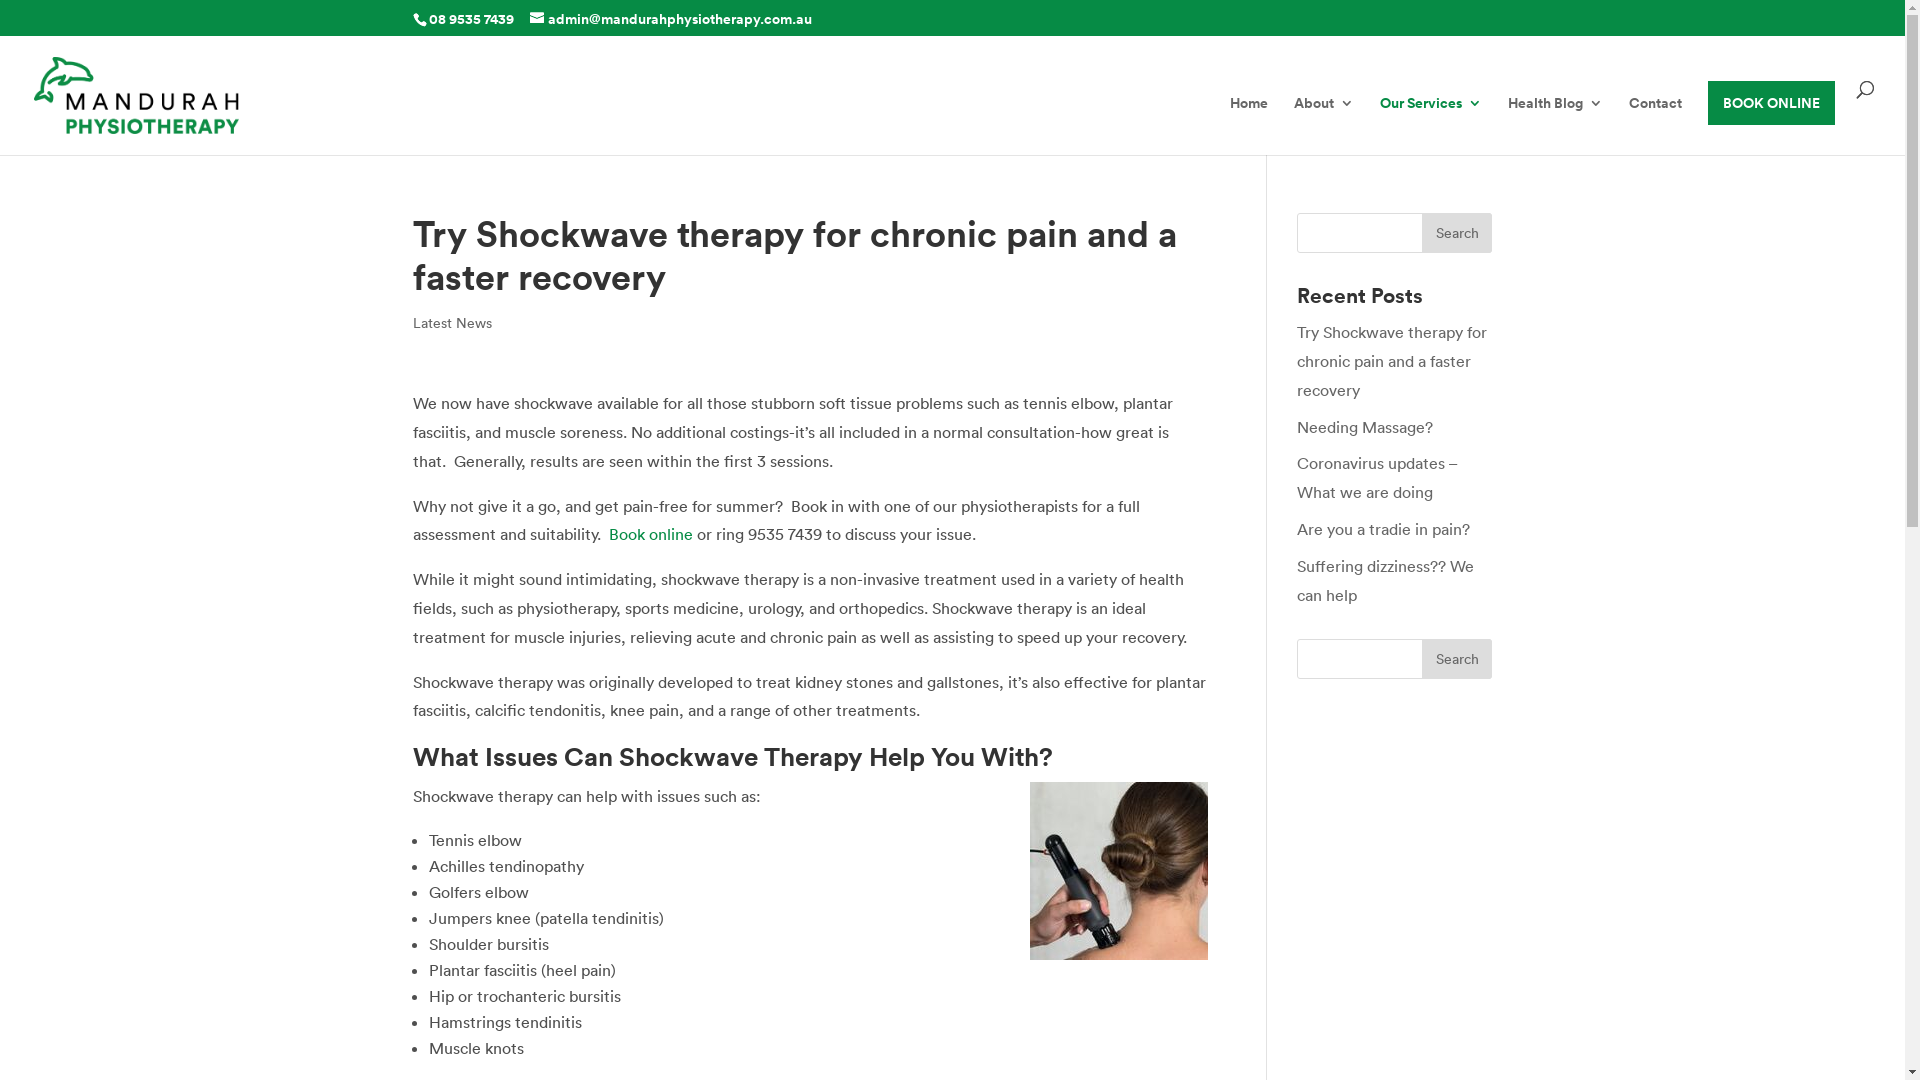 This screenshot has width=1920, height=1080. What do you see at coordinates (1457, 231) in the screenshot?
I see `'Search'` at bounding box center [1457, 231].